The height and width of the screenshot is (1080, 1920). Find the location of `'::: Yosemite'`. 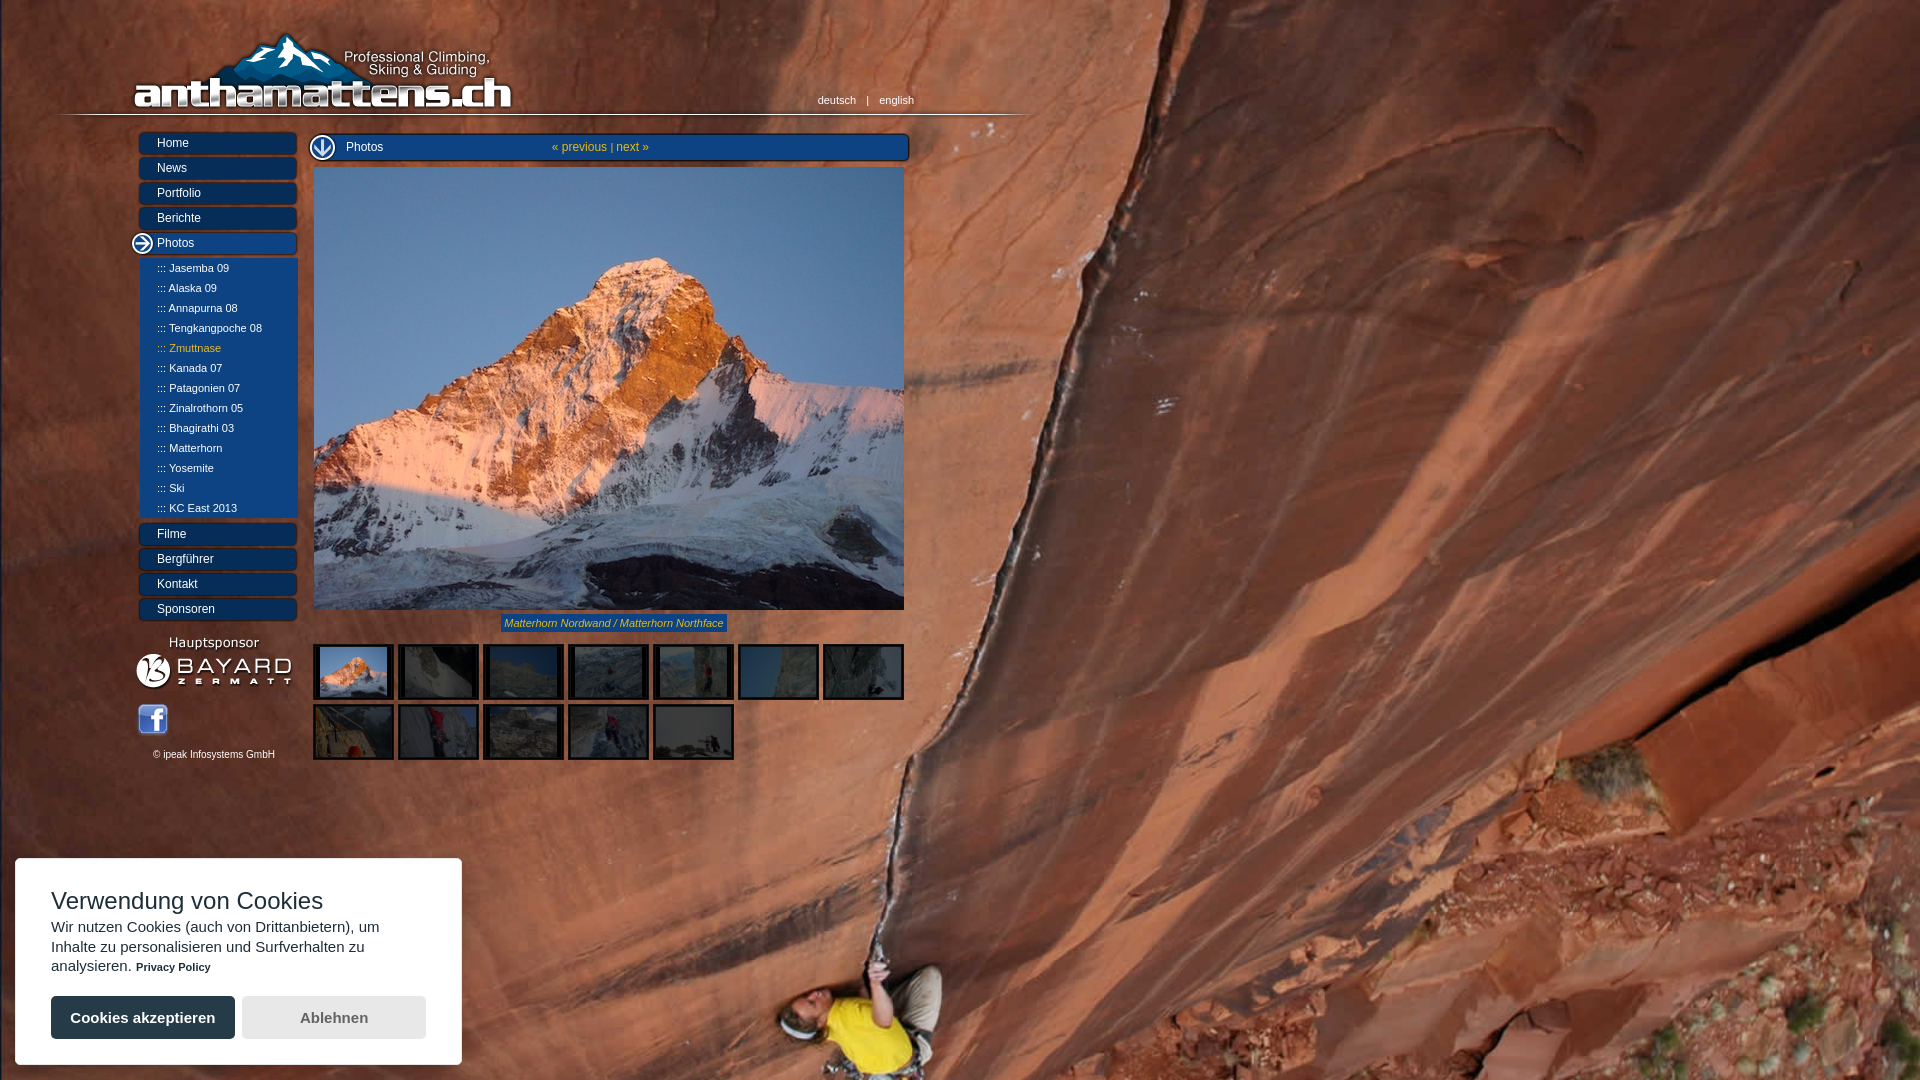

'::: Yosemite' is located at coordinates (172, 467).